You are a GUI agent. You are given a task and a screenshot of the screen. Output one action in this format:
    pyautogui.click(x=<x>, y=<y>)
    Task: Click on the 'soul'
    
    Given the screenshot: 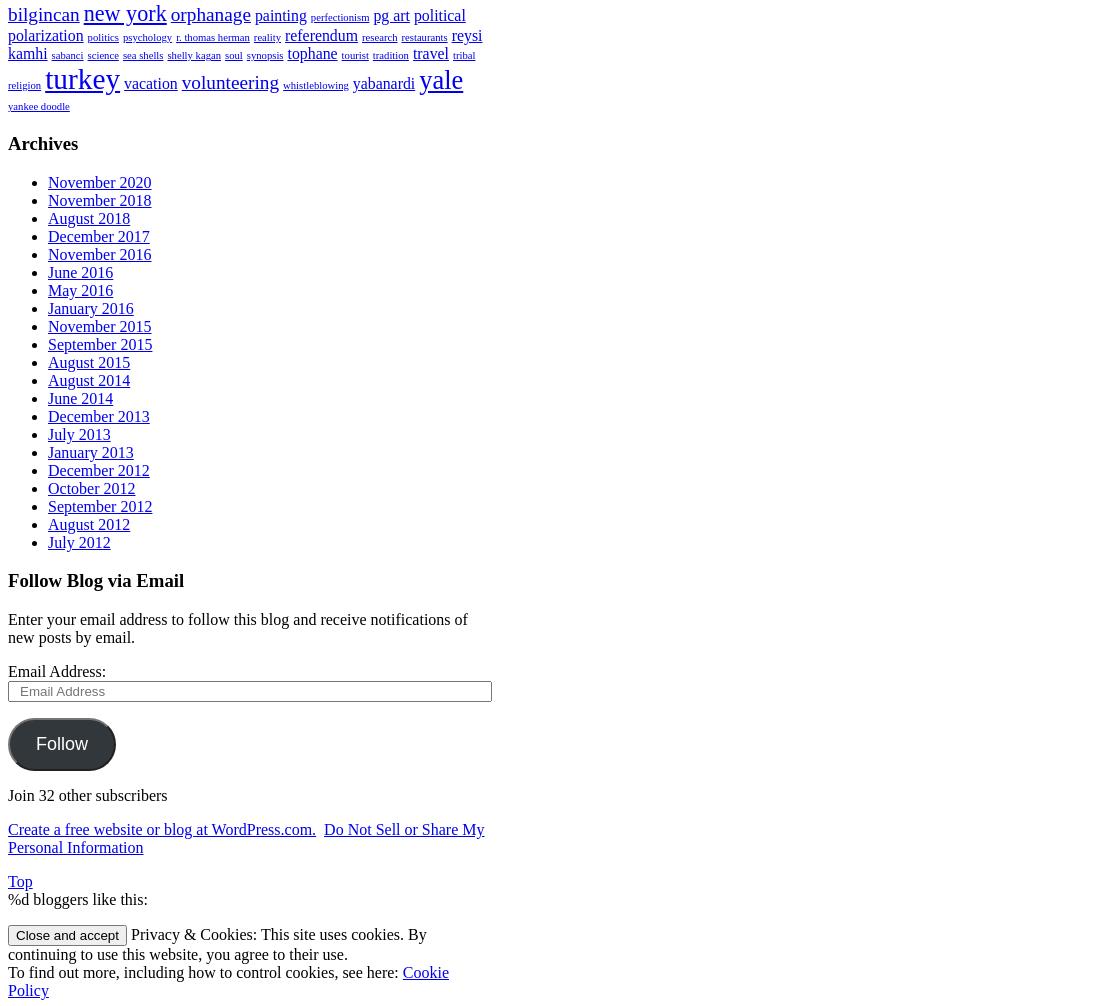 What is the action you would take?
    pyautogui.click(x=233, y=55)
    